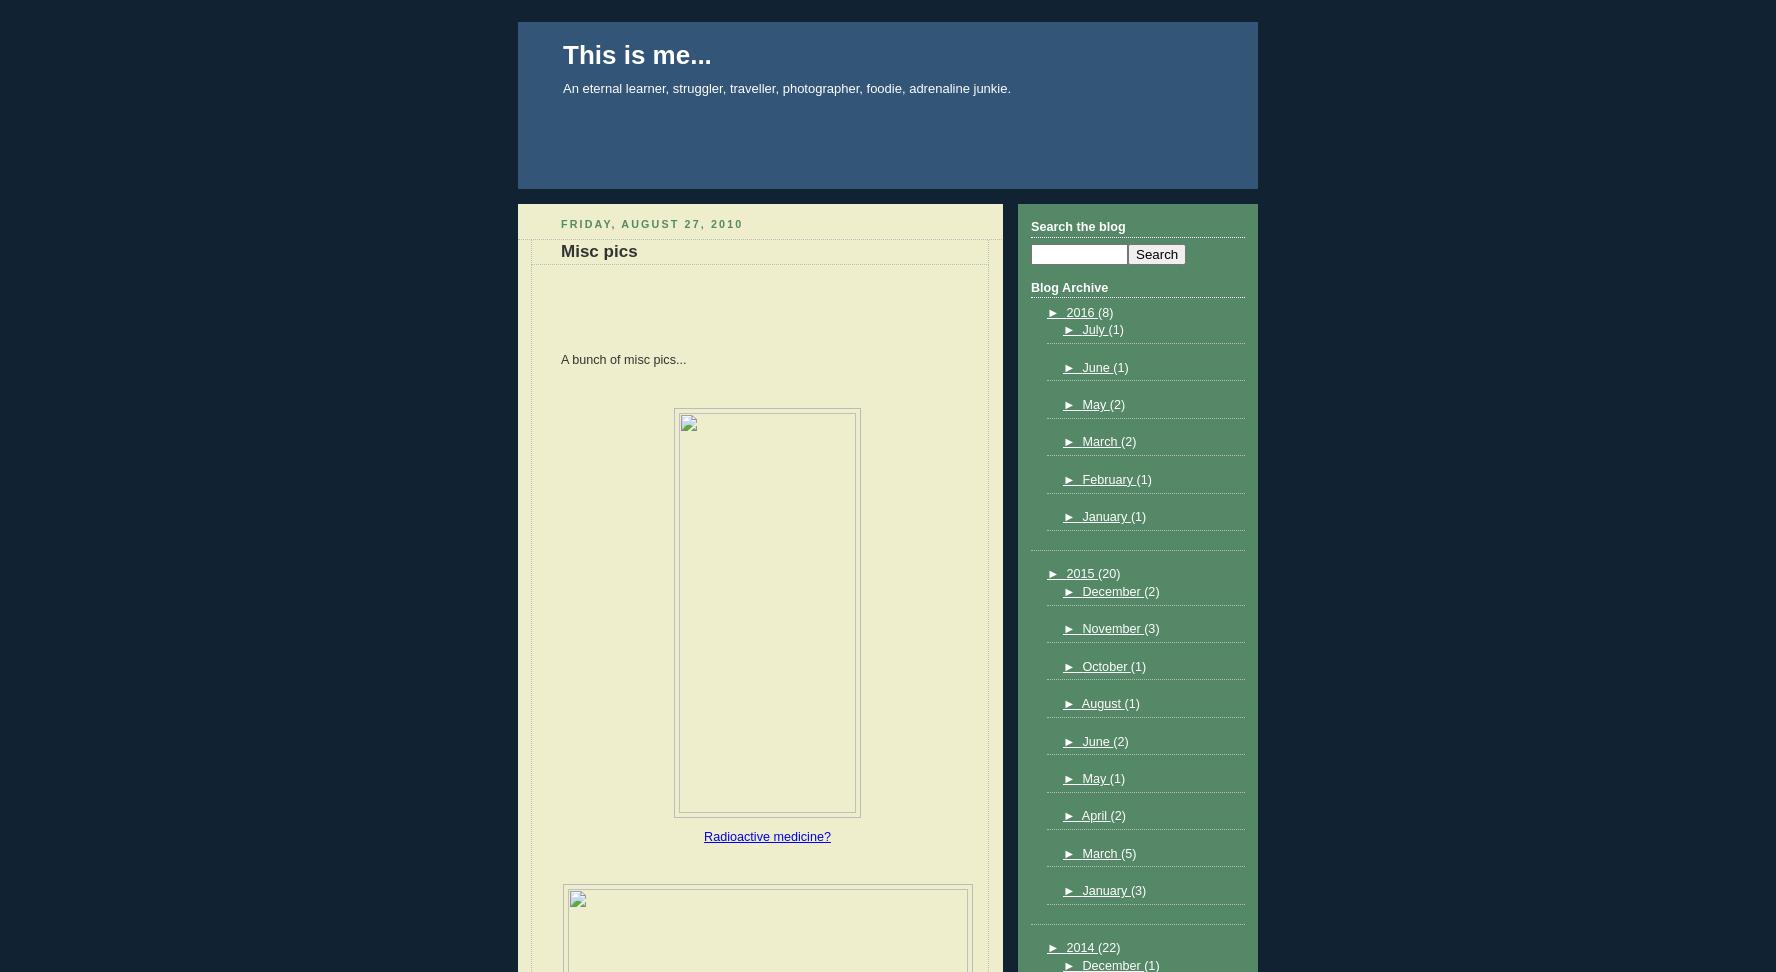  What do you see at coordinates (1113, 628) in the screenshot?
I see `'November'` at bounding box center [1113, 628].